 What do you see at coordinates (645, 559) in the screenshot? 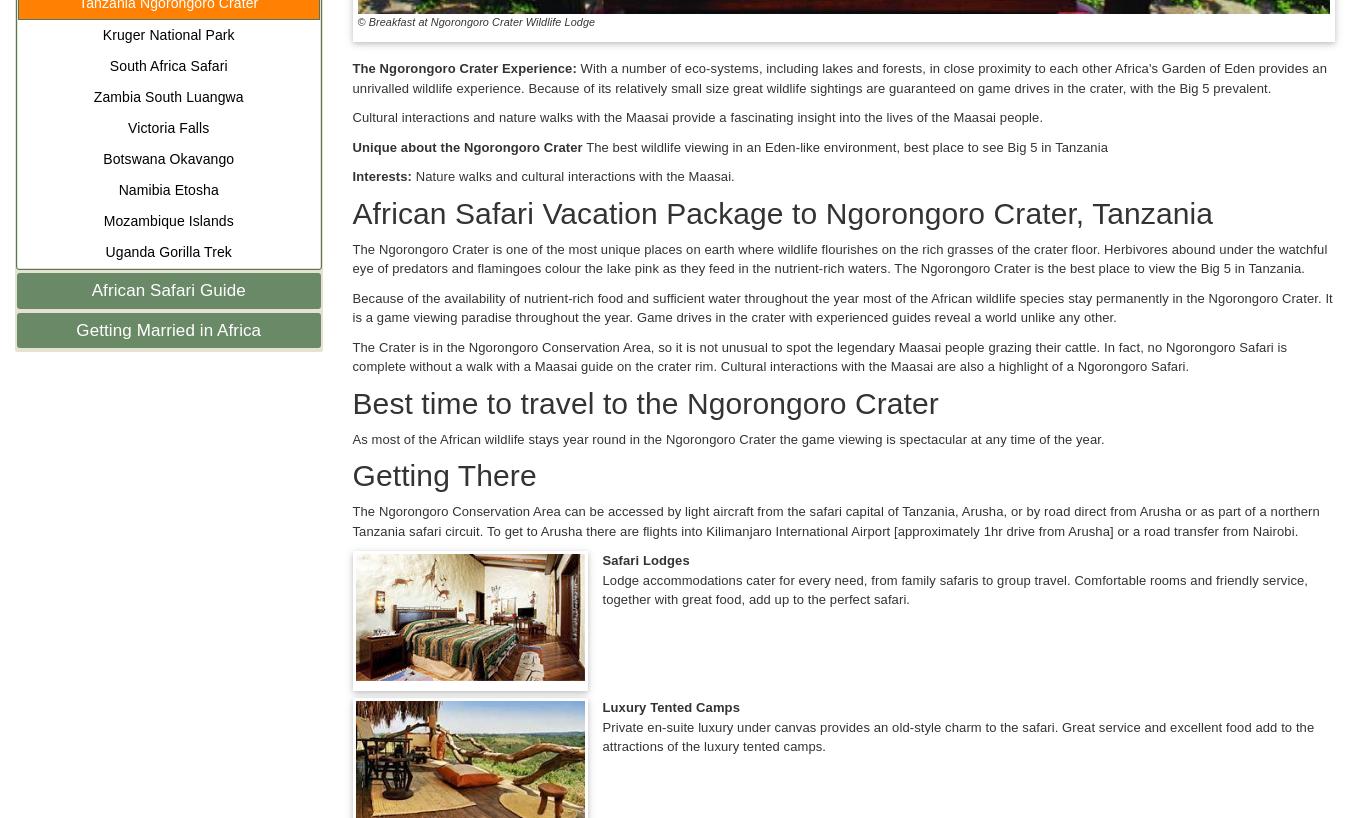
I see `'Safari Lodges'` at bounding box center [645, 559].